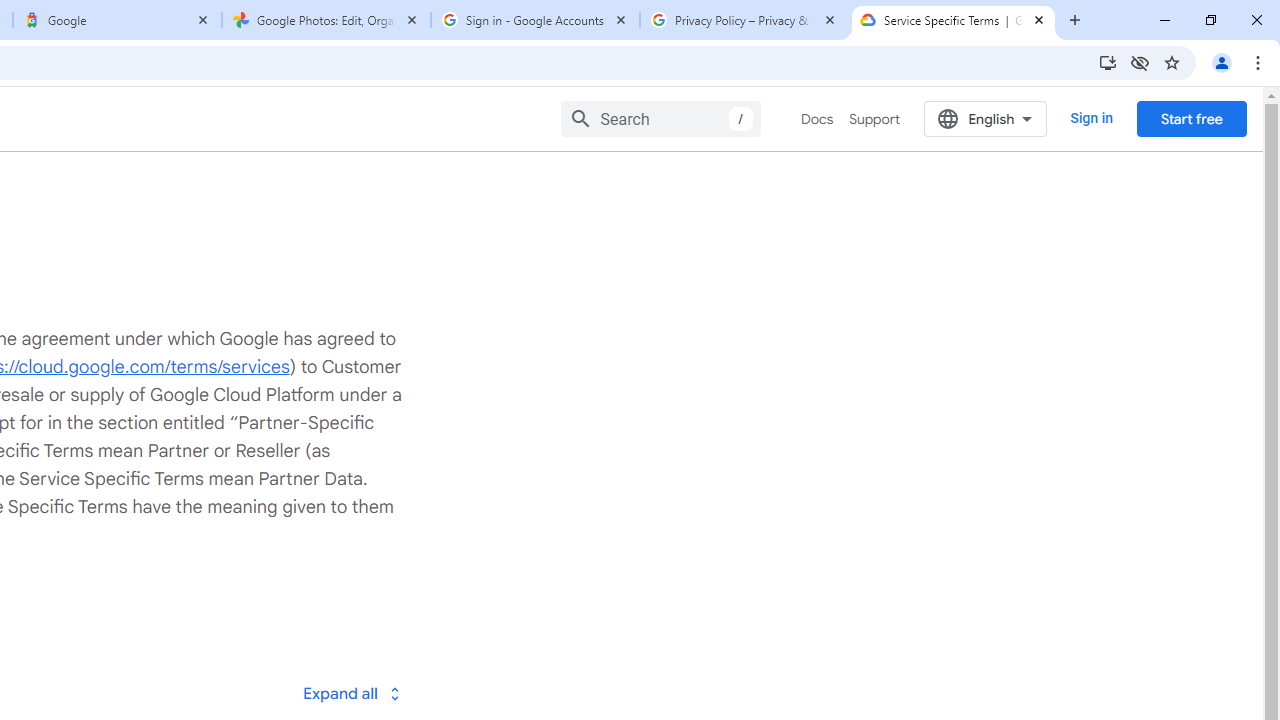 The width and height of the screenshot is (1280, 720). Describe the element at coordinates (817, 119) in the screenshot. I see `'Docs'` at that location.